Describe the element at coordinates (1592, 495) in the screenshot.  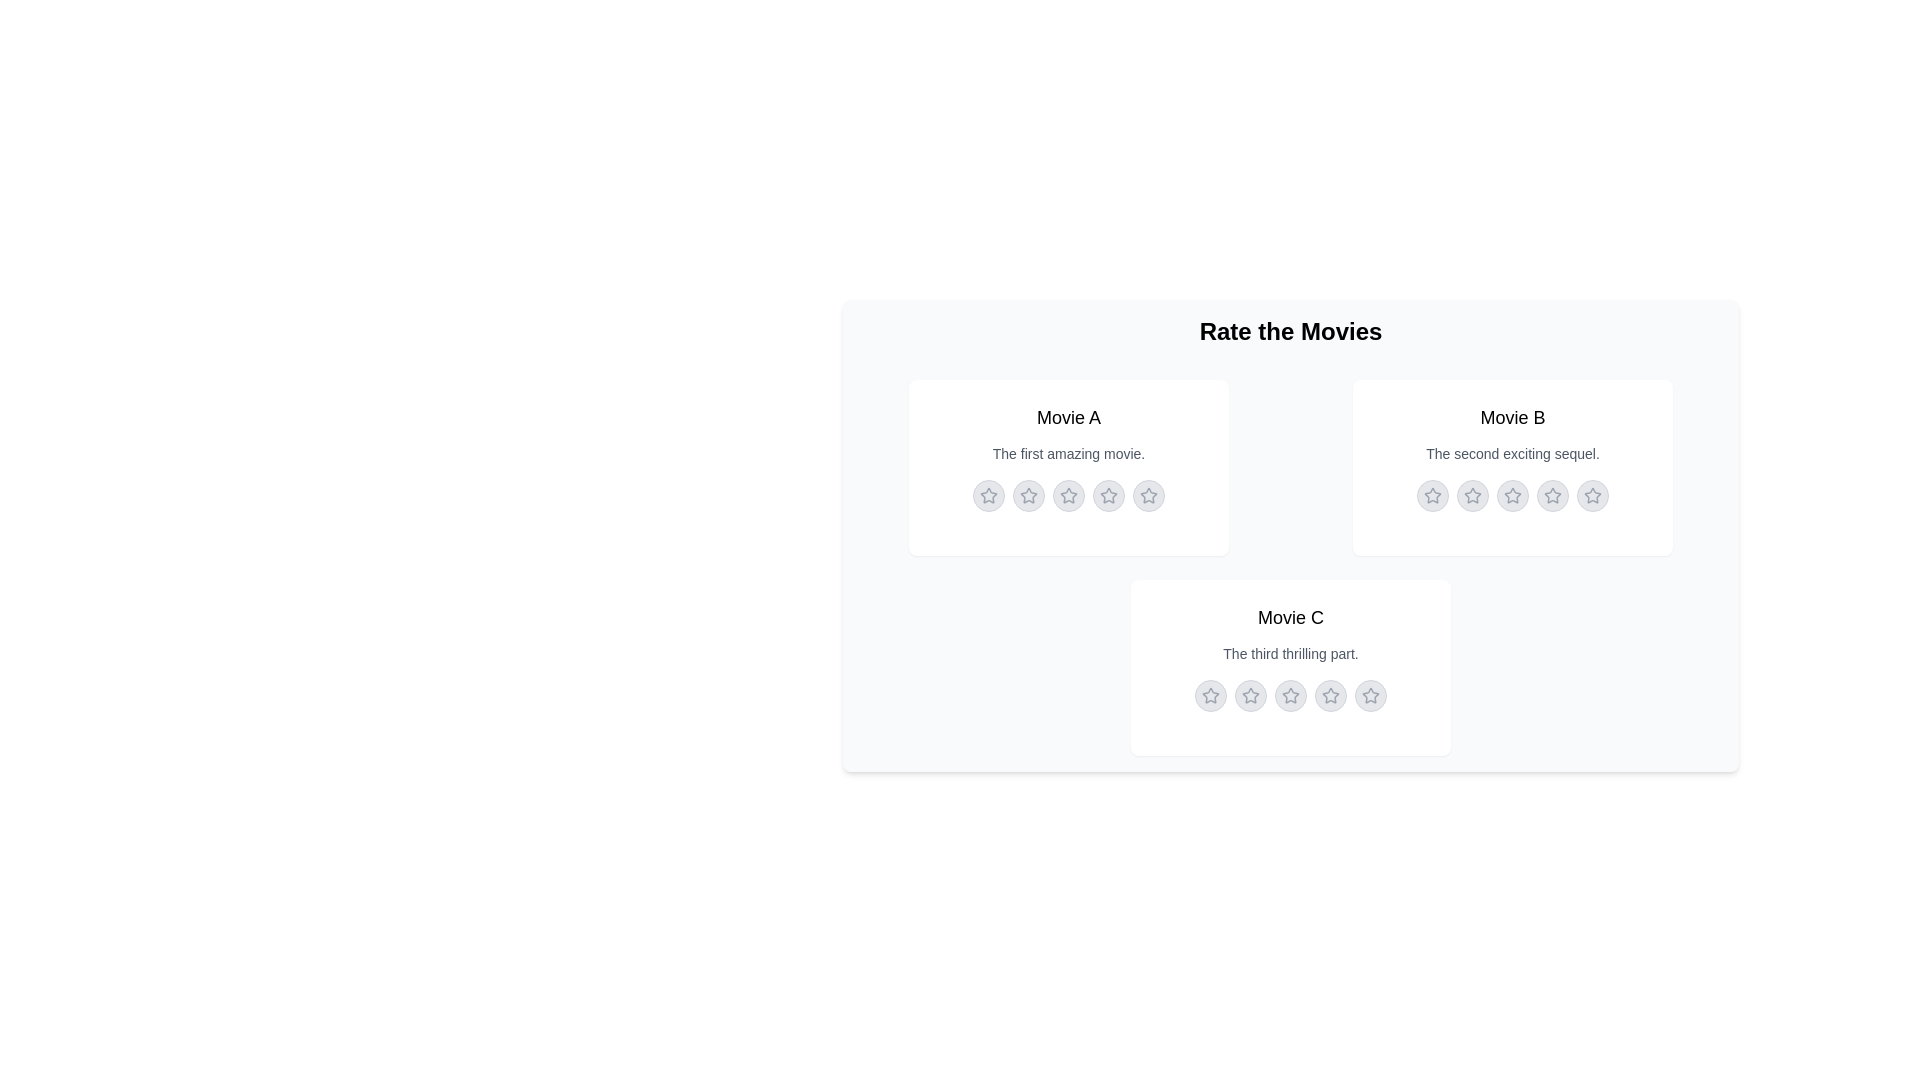
I see `the fifth interactive star icon in the star rating system for 'Movie B' to rate it` at that location.